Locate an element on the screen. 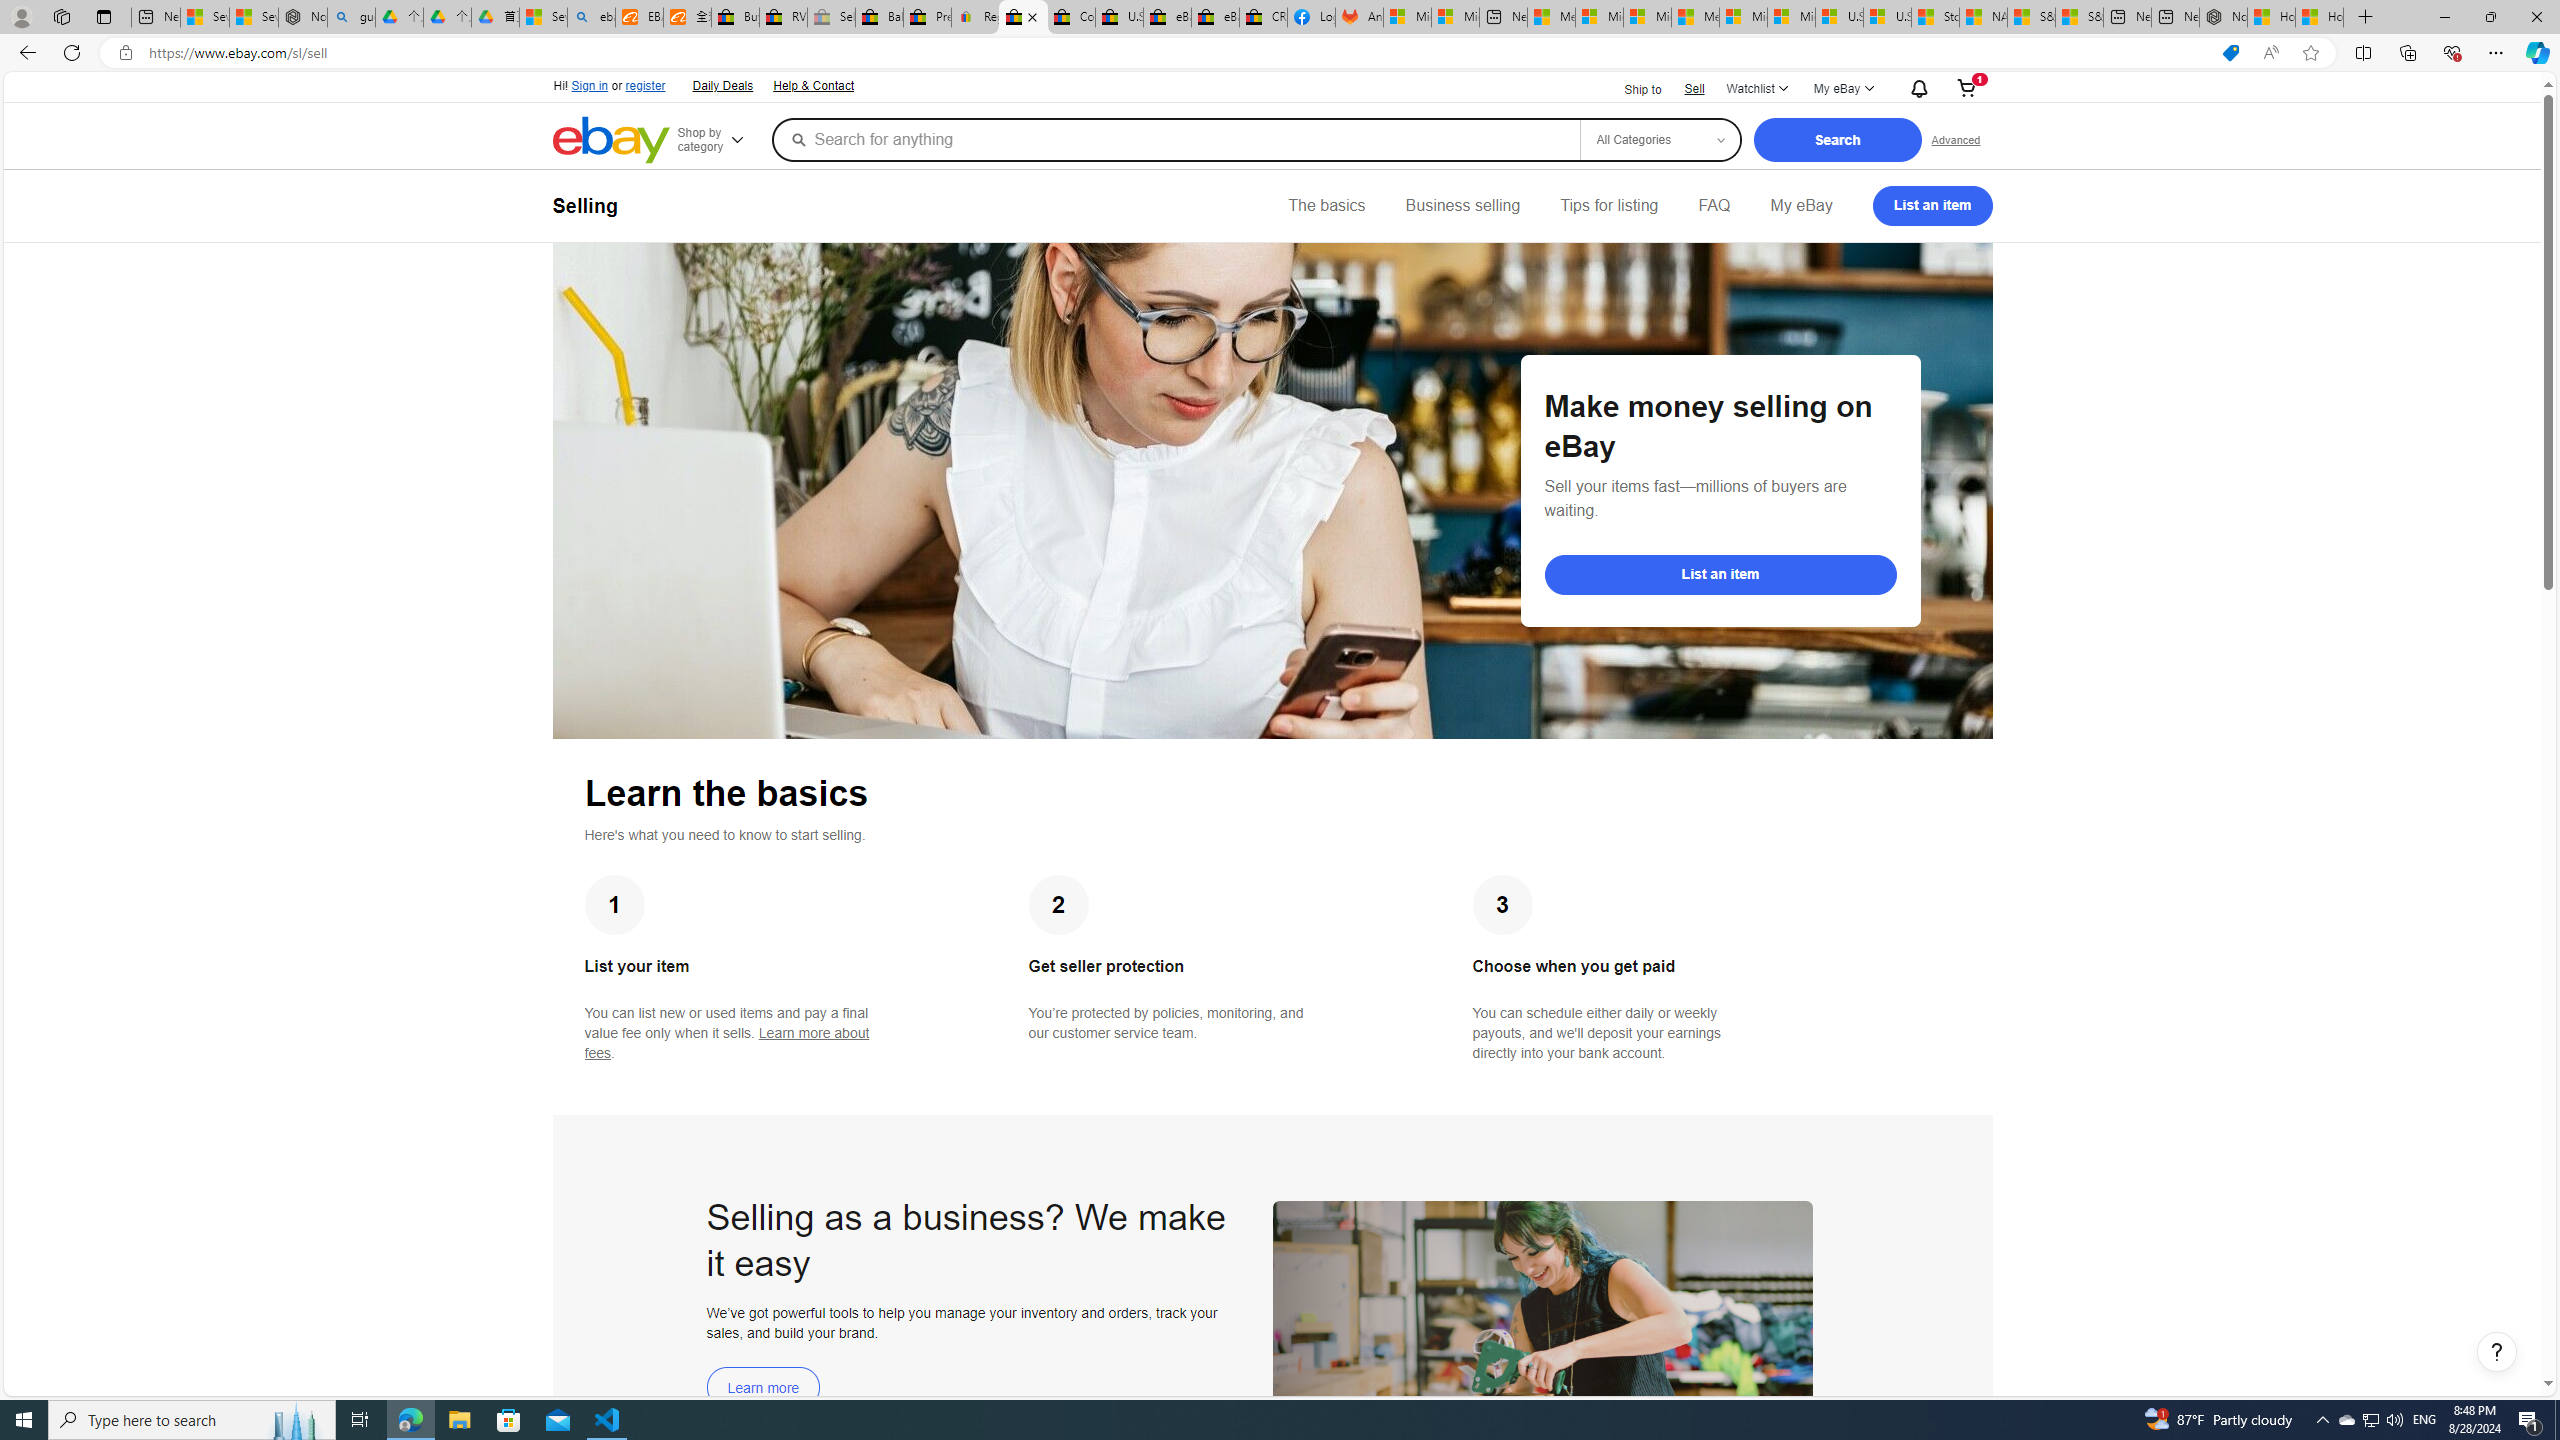  'Tips for listing' is located at coordinates (1607, 204).